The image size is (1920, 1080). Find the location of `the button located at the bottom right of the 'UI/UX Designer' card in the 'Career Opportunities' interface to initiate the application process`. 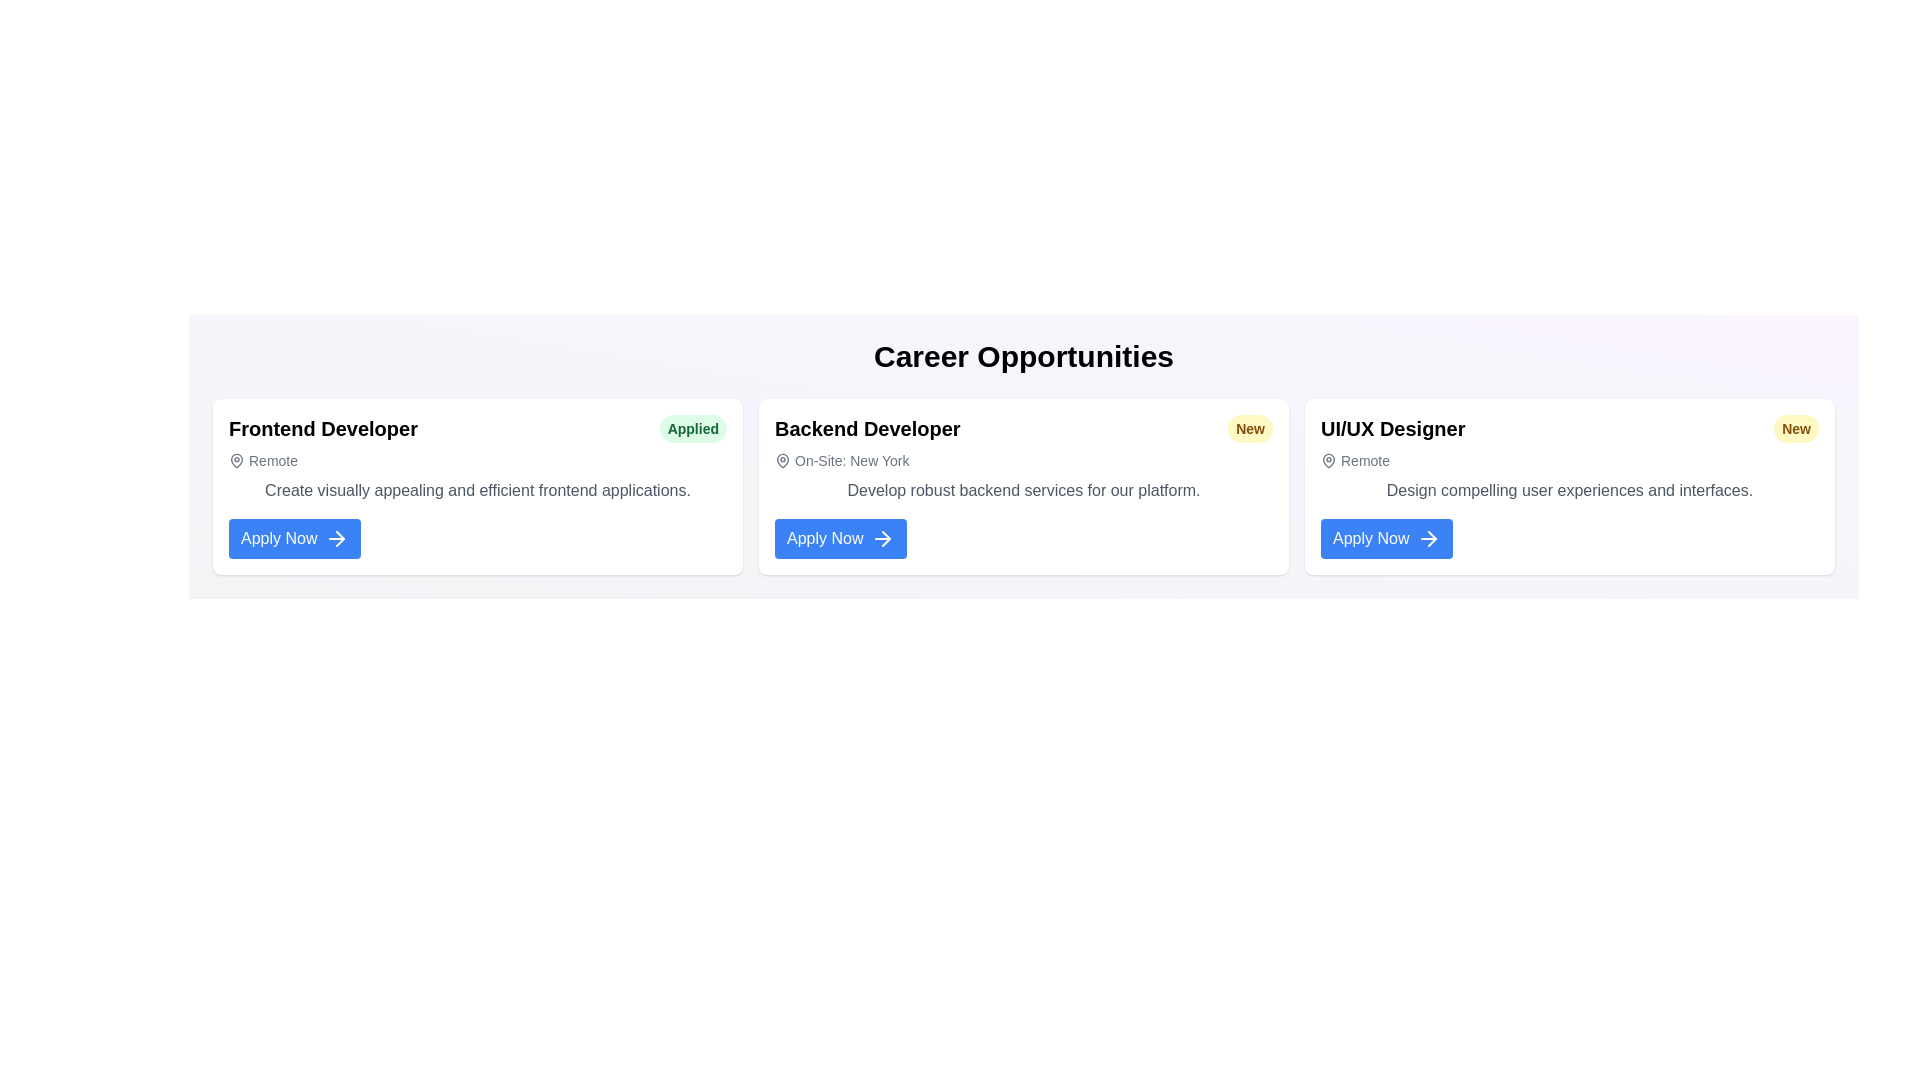

the button located at the bottom right of the 'UI/UX Designer' card in the 'Career Opportunities' interface to initiate the application process is located at coordinates (1386, 538).